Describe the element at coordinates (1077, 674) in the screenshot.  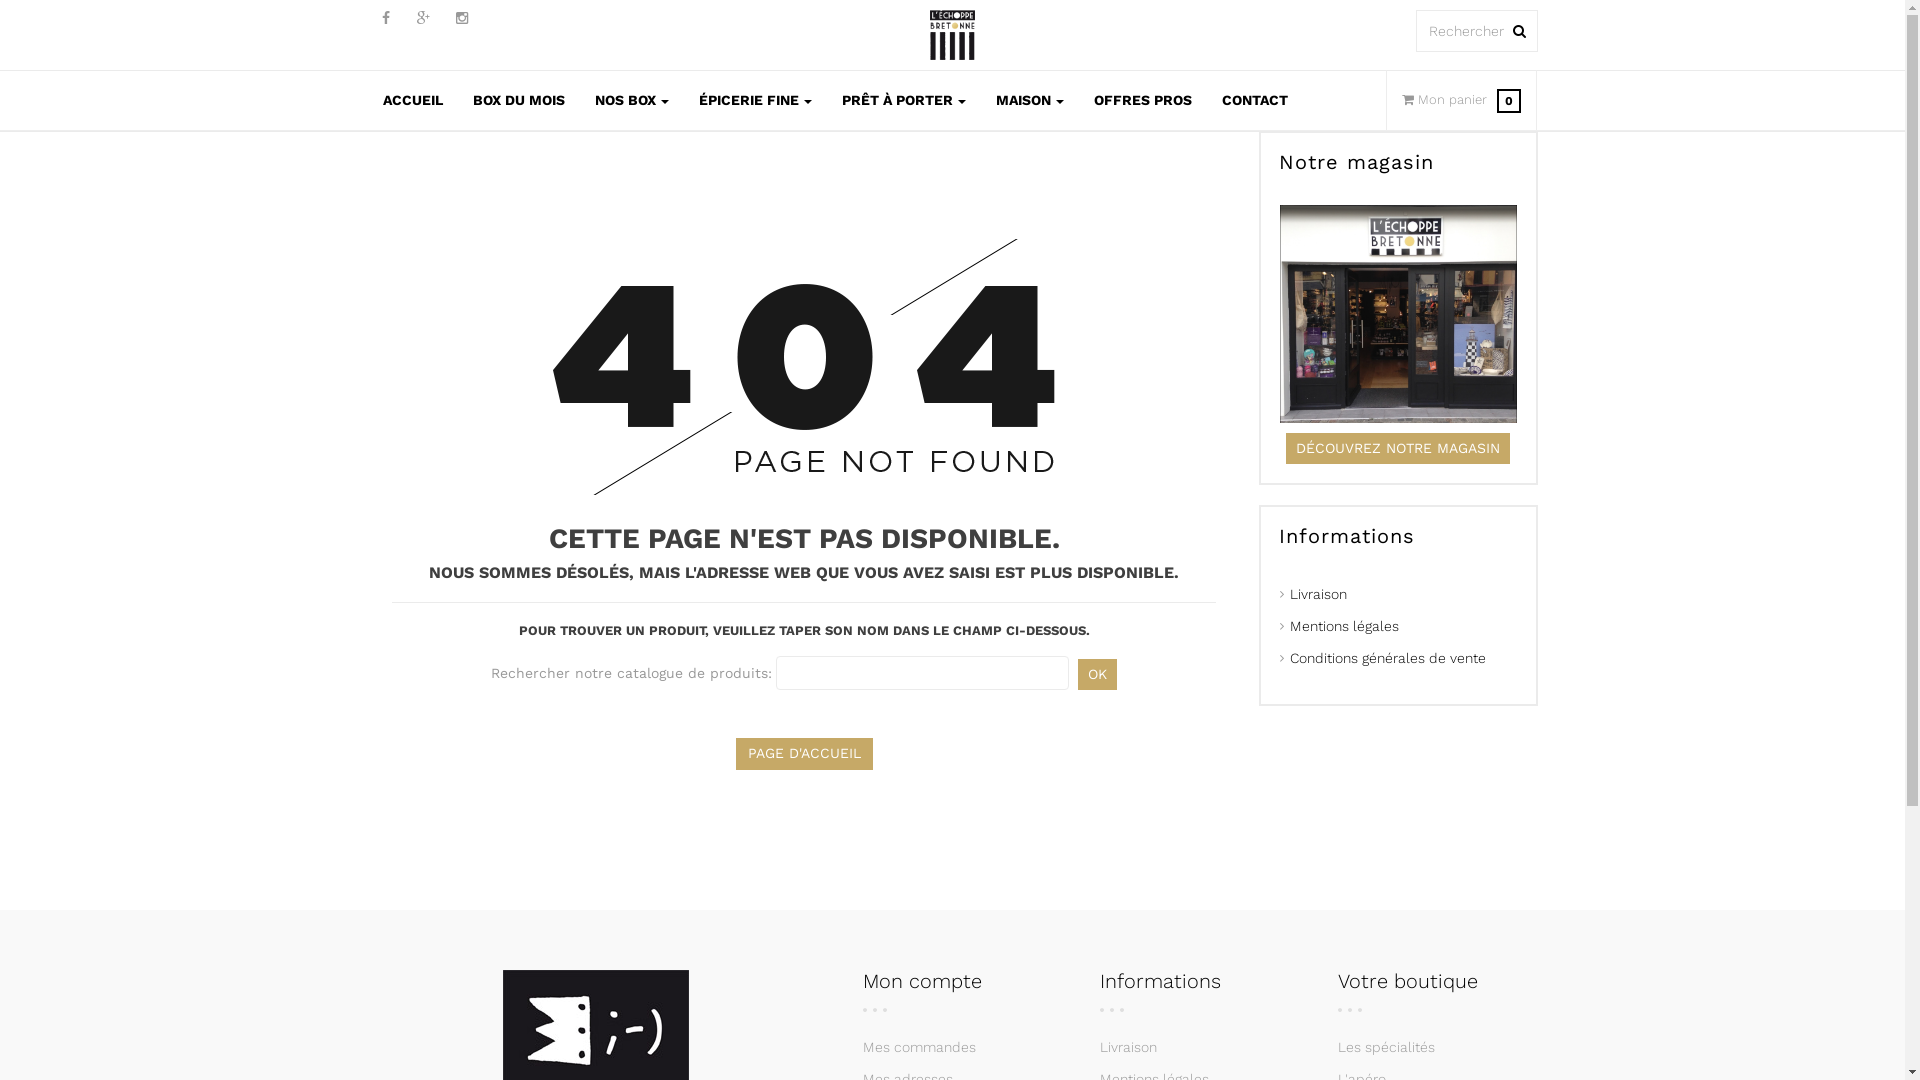
I see `'OK'` at that location.